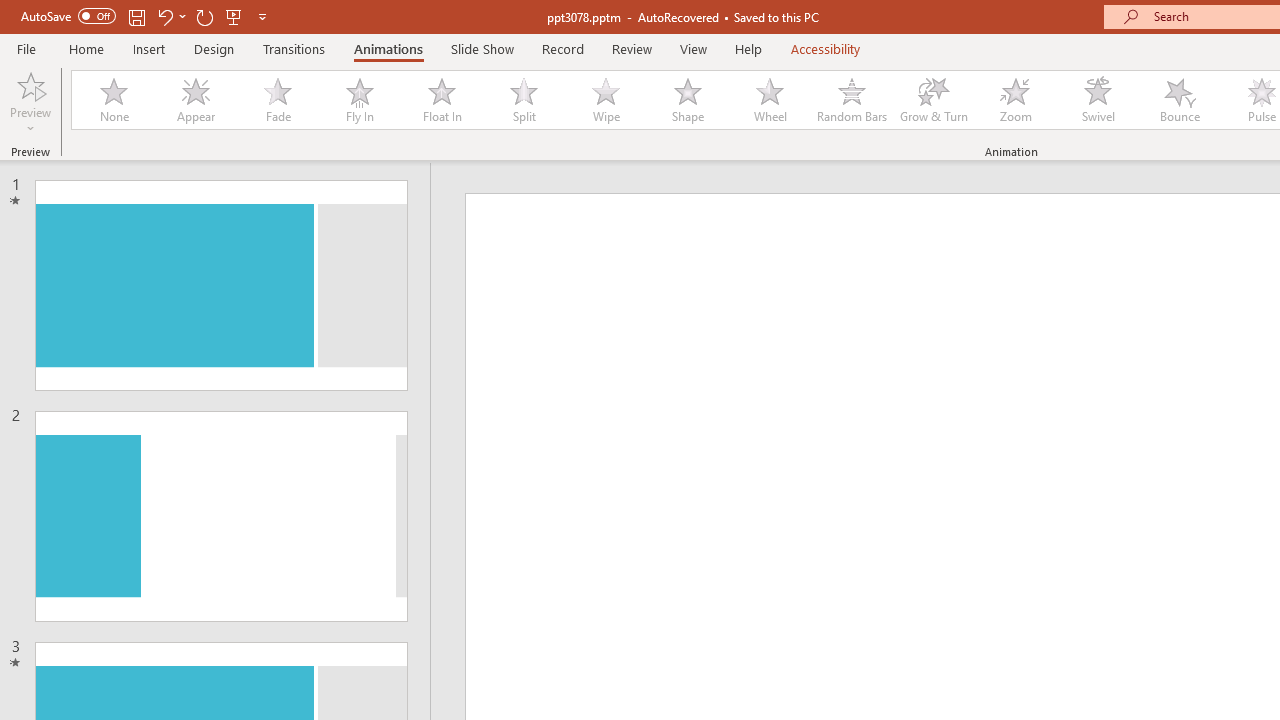 This screenshot has height=720, width=1280. What do you see at coordinates (276, 100) in the screenshot?
I see `'Fade'` at bounding box center [276, 100].